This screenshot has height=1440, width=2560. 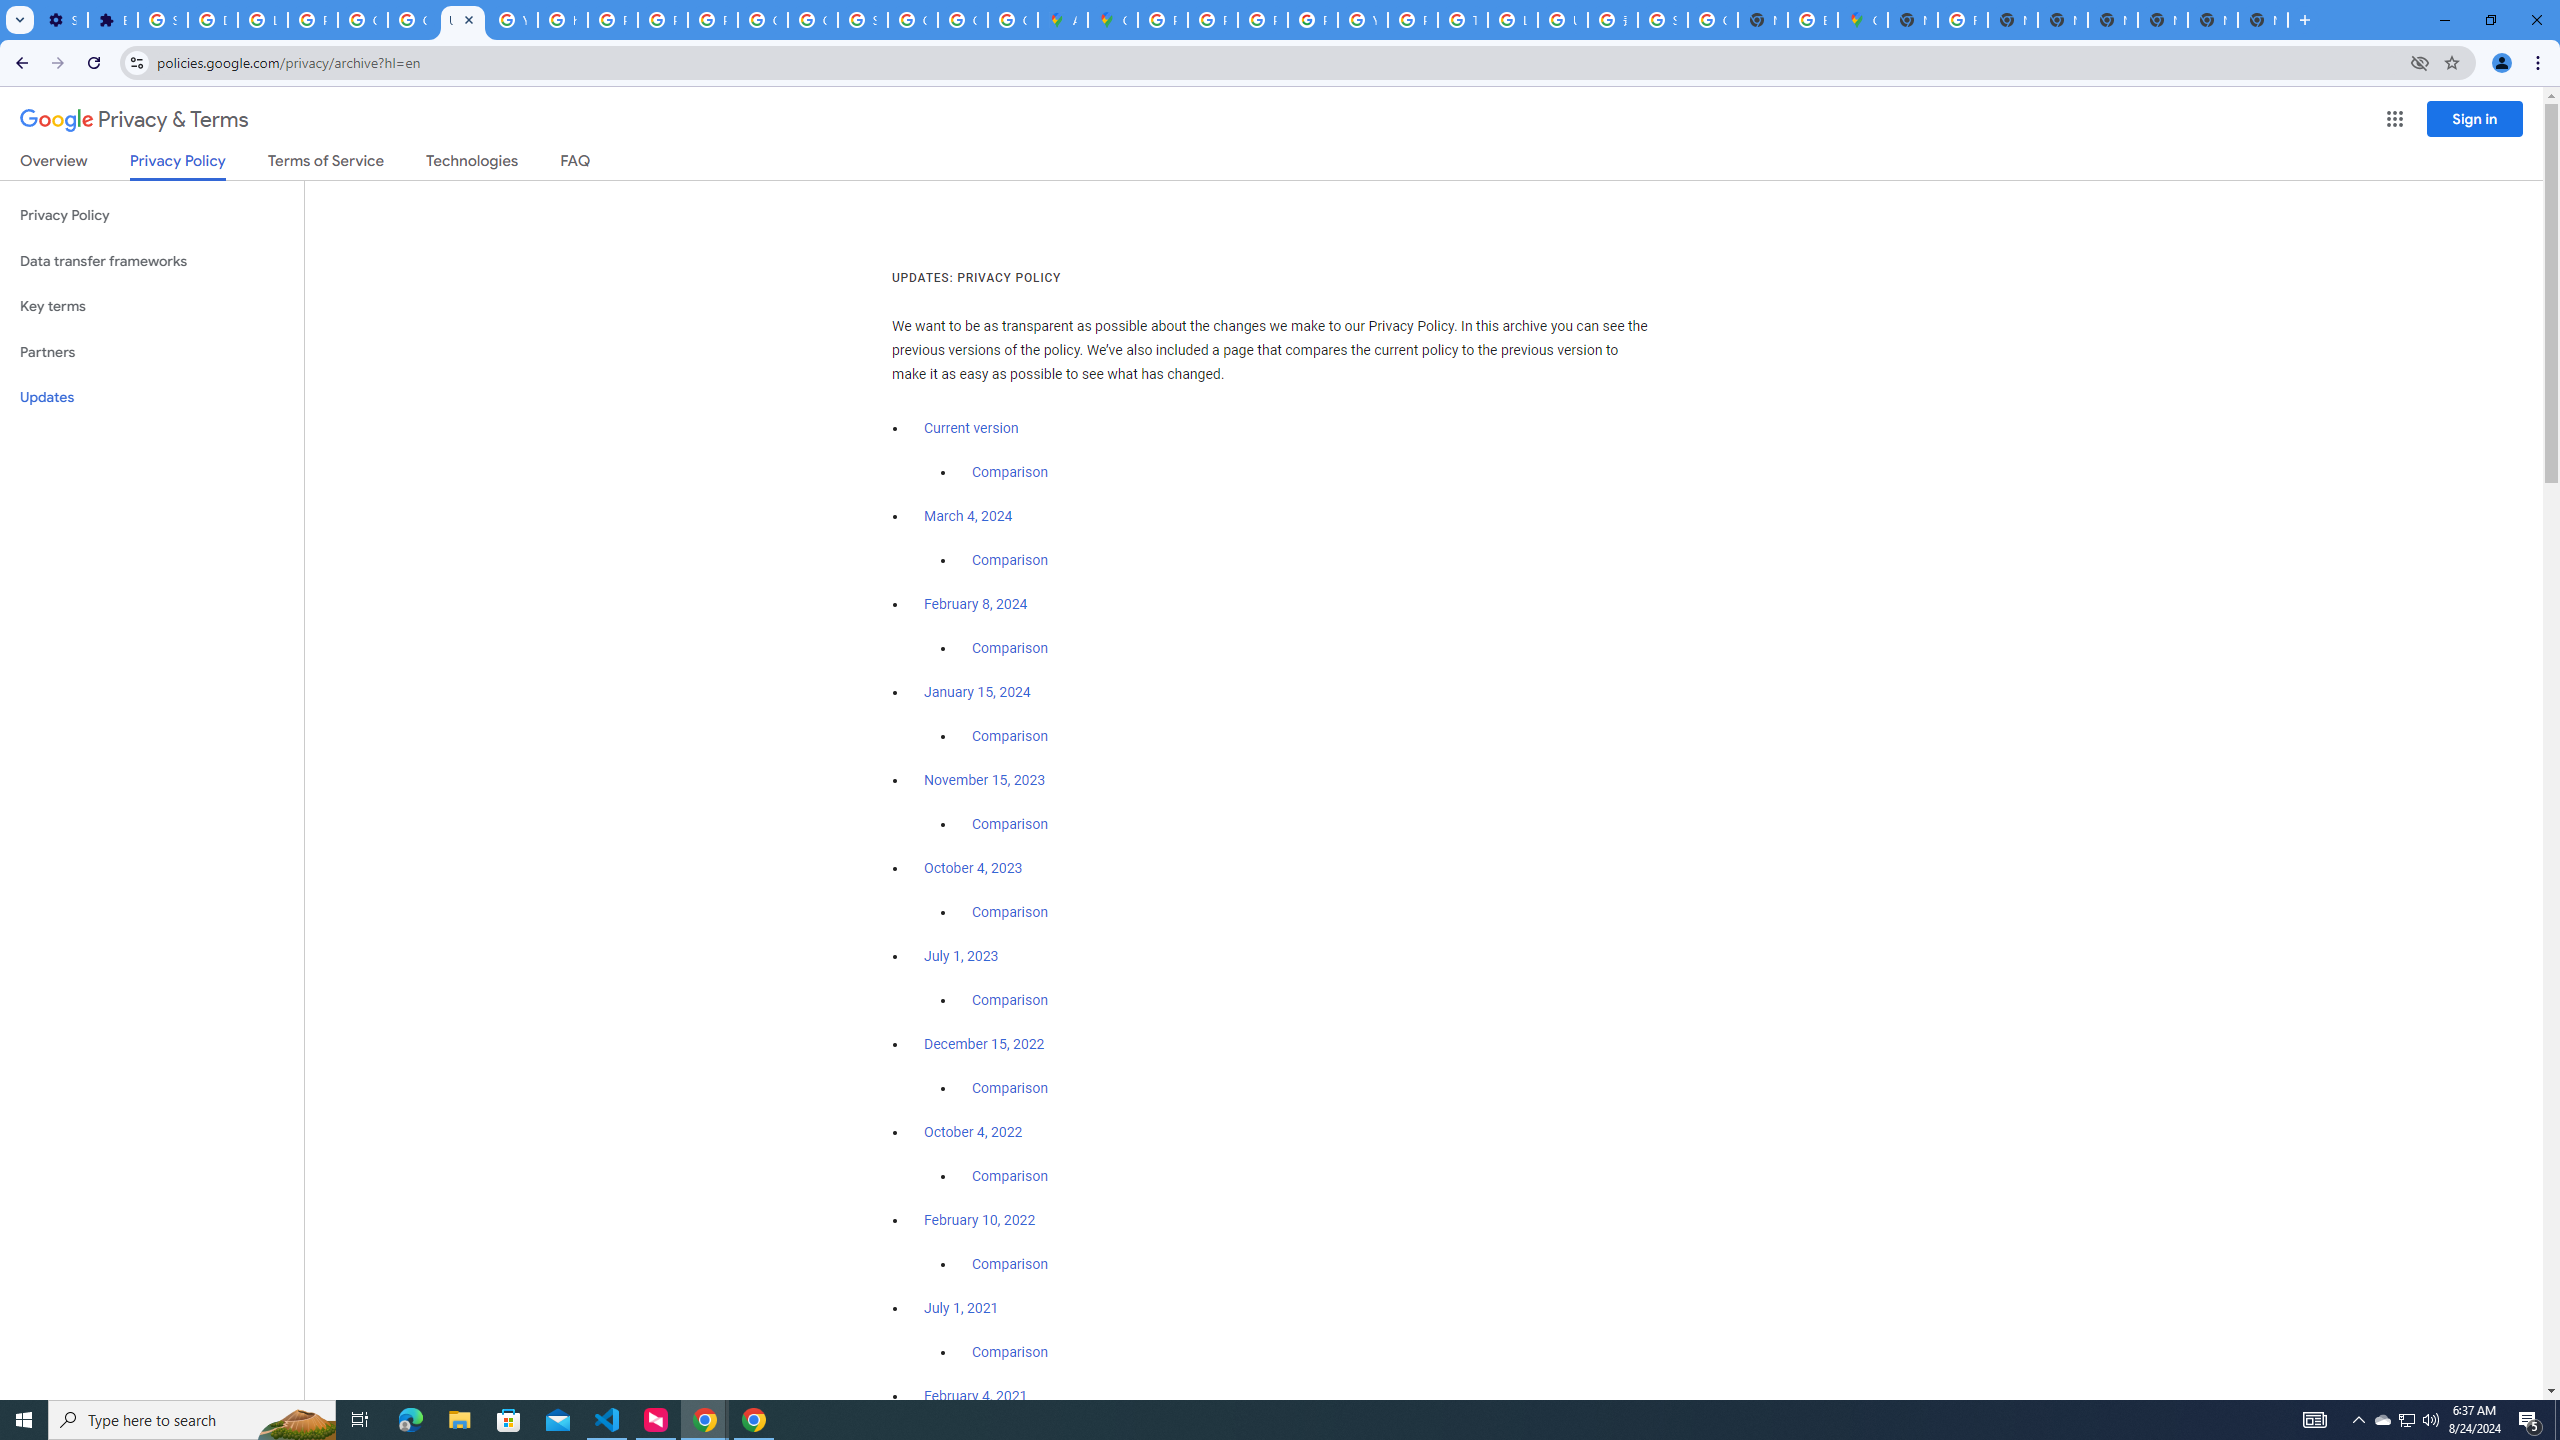 I want to click on 'Create your Google Account', so click(x=1011, y=19).